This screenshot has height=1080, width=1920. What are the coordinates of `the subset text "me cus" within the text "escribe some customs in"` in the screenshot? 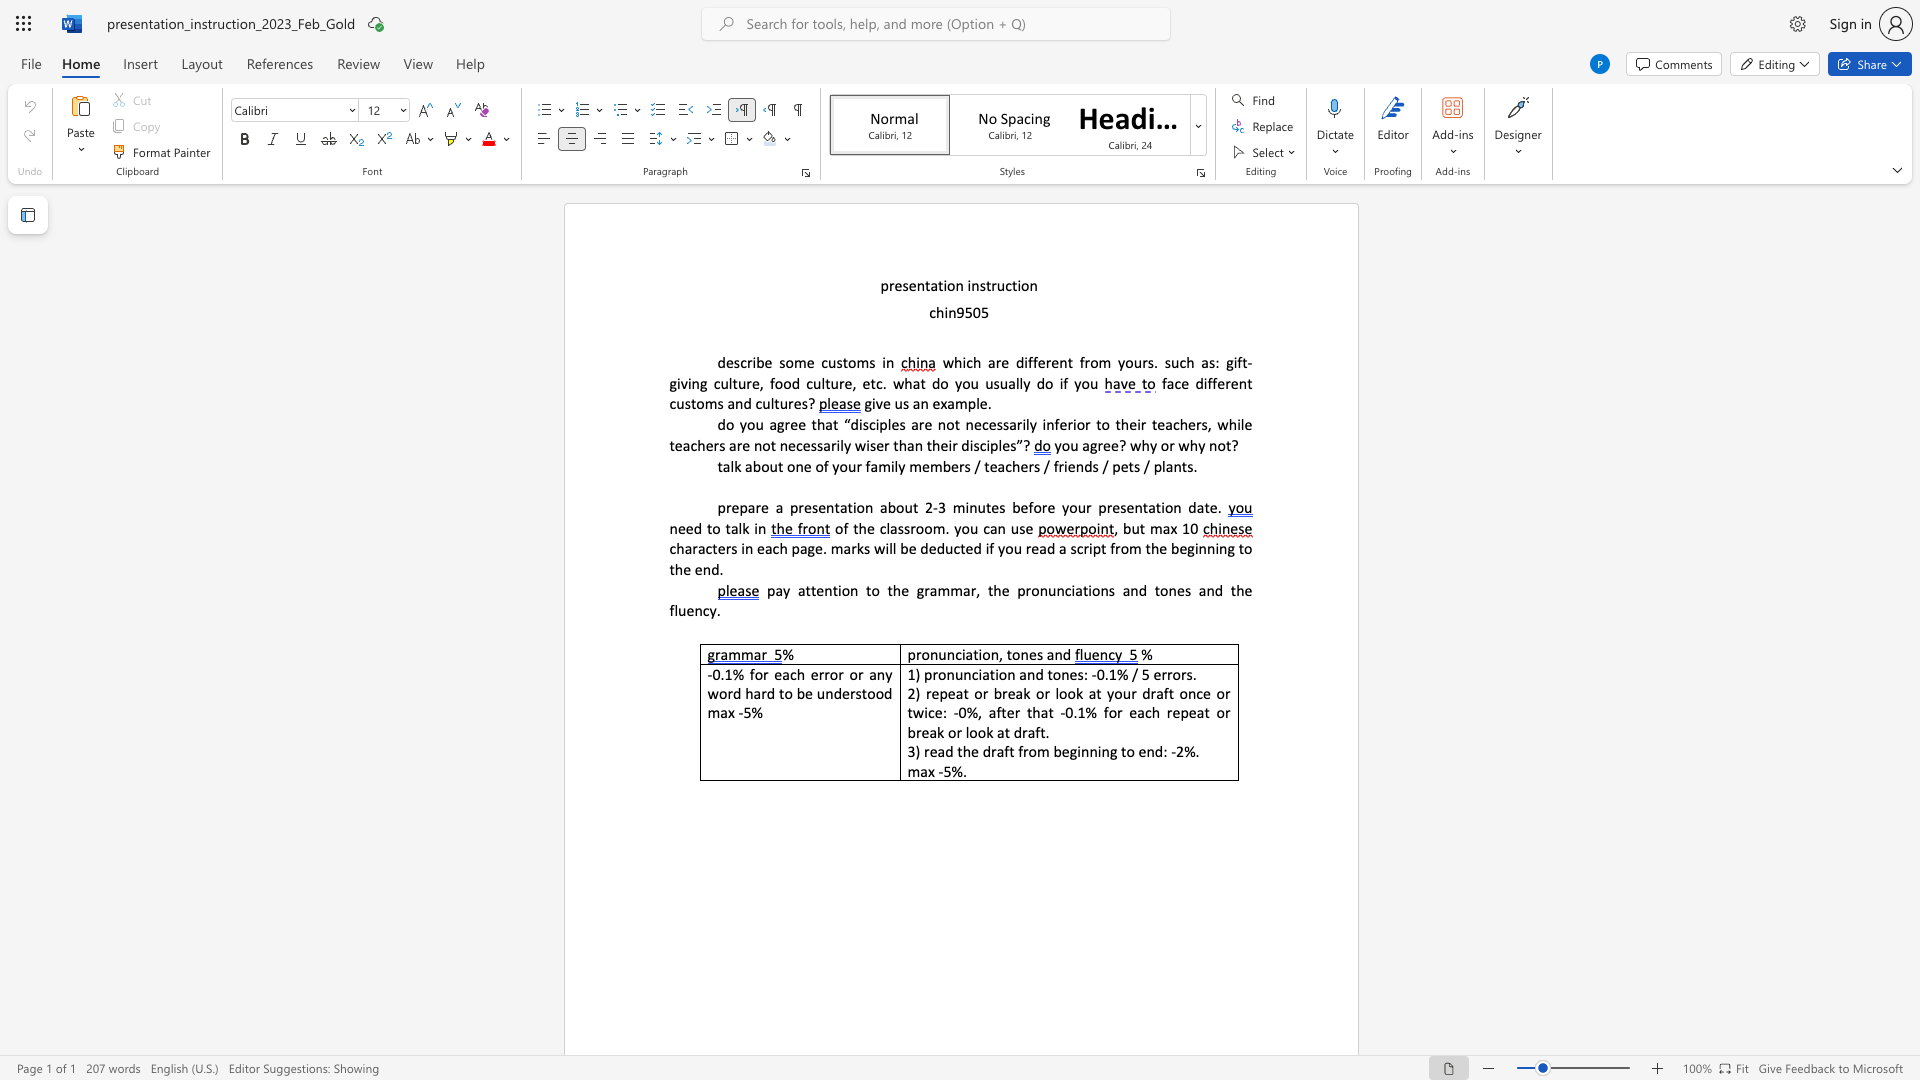 It's located at (792, 362).